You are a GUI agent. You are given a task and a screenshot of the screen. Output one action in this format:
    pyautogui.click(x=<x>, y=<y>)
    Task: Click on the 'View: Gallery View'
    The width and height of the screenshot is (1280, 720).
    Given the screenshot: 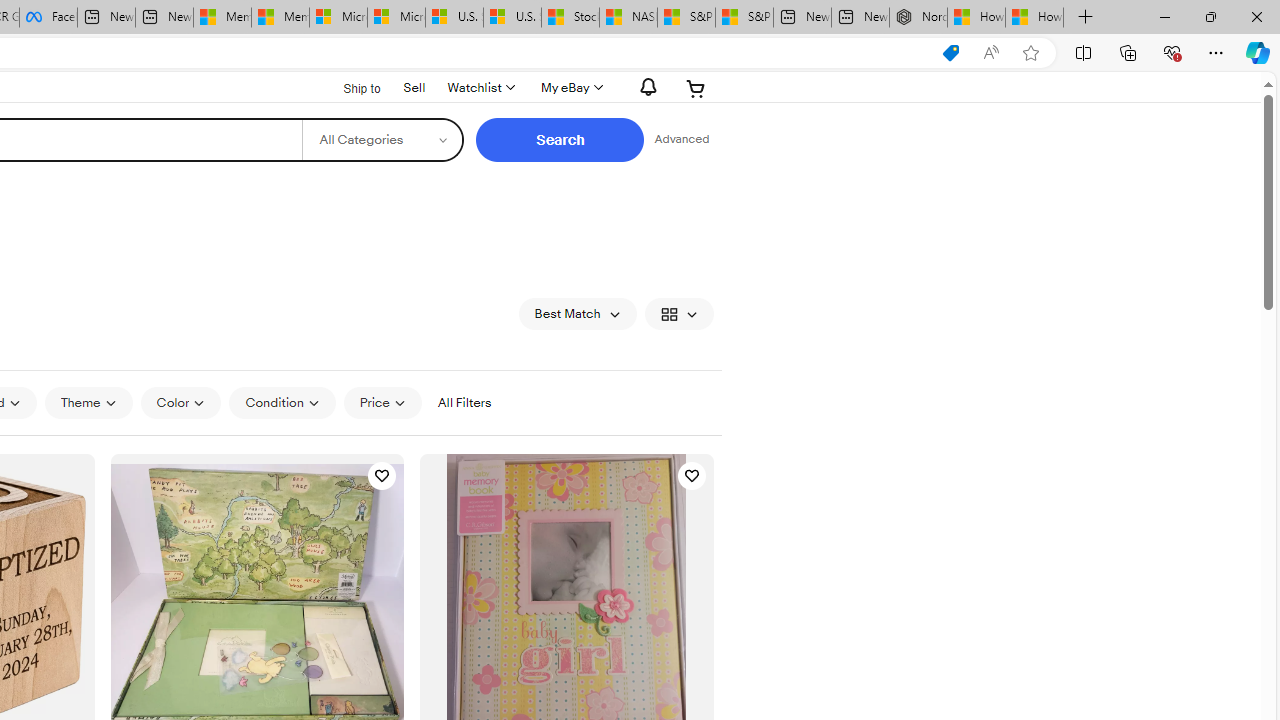 What is the action you would take?
    pyautogui.click(x=679, y=313)
    